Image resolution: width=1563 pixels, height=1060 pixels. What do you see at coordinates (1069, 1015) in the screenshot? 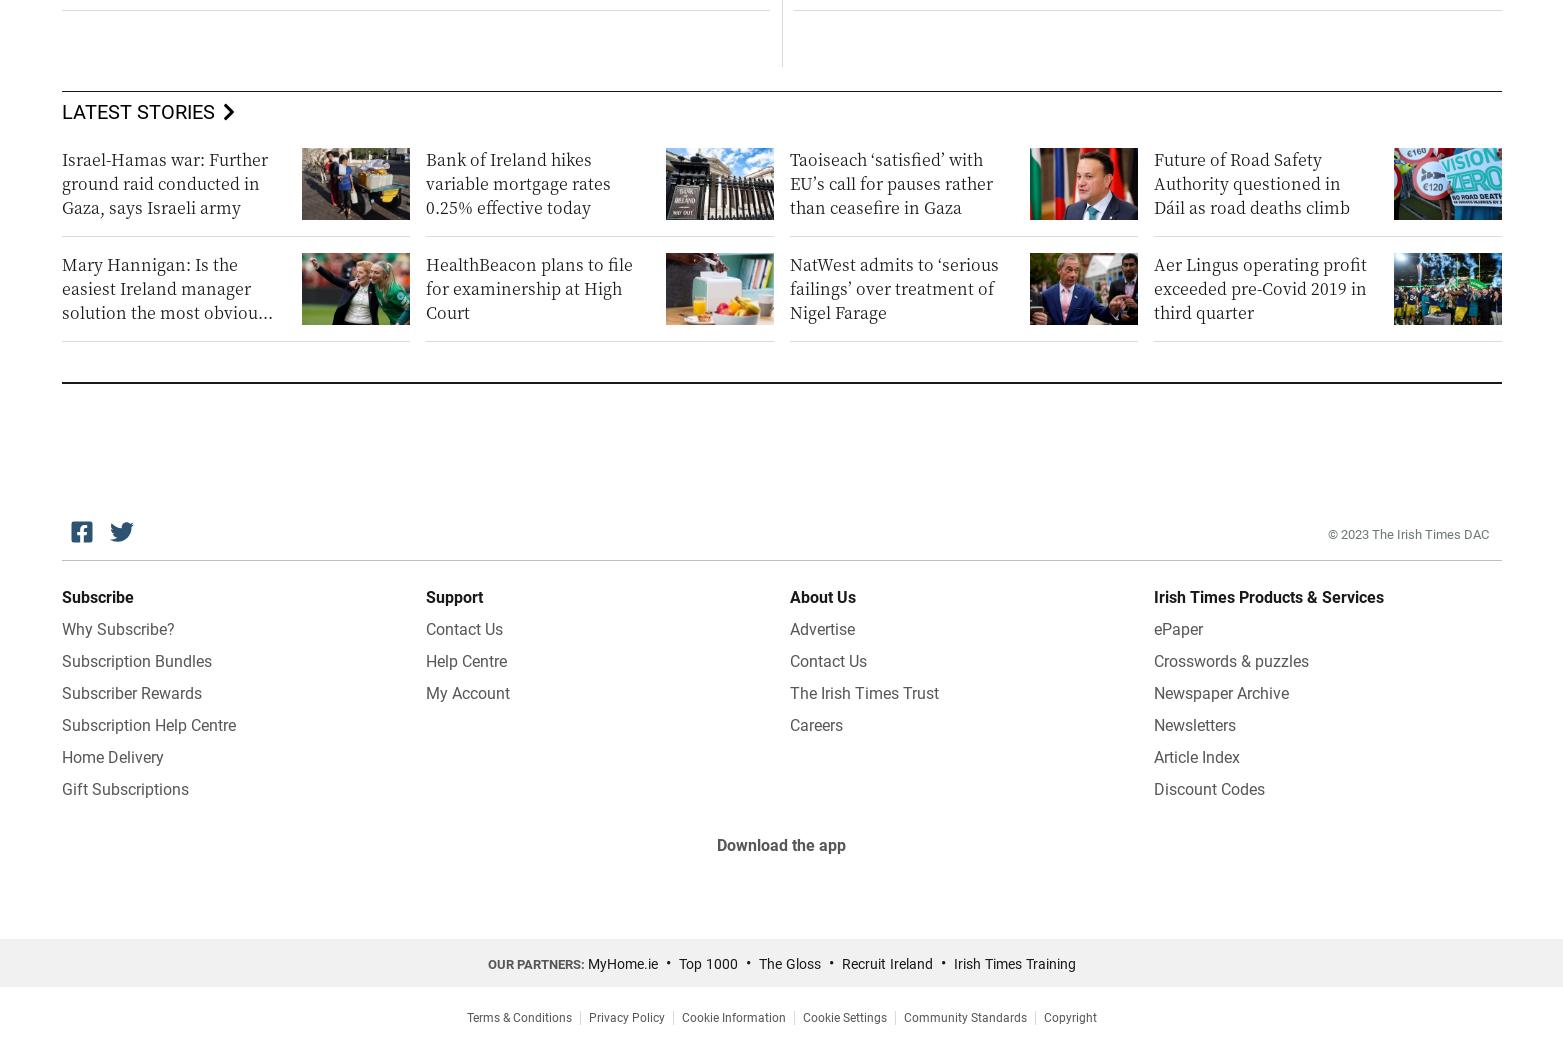
I see `'Copyright'` at bounding box center [1069, 1015].